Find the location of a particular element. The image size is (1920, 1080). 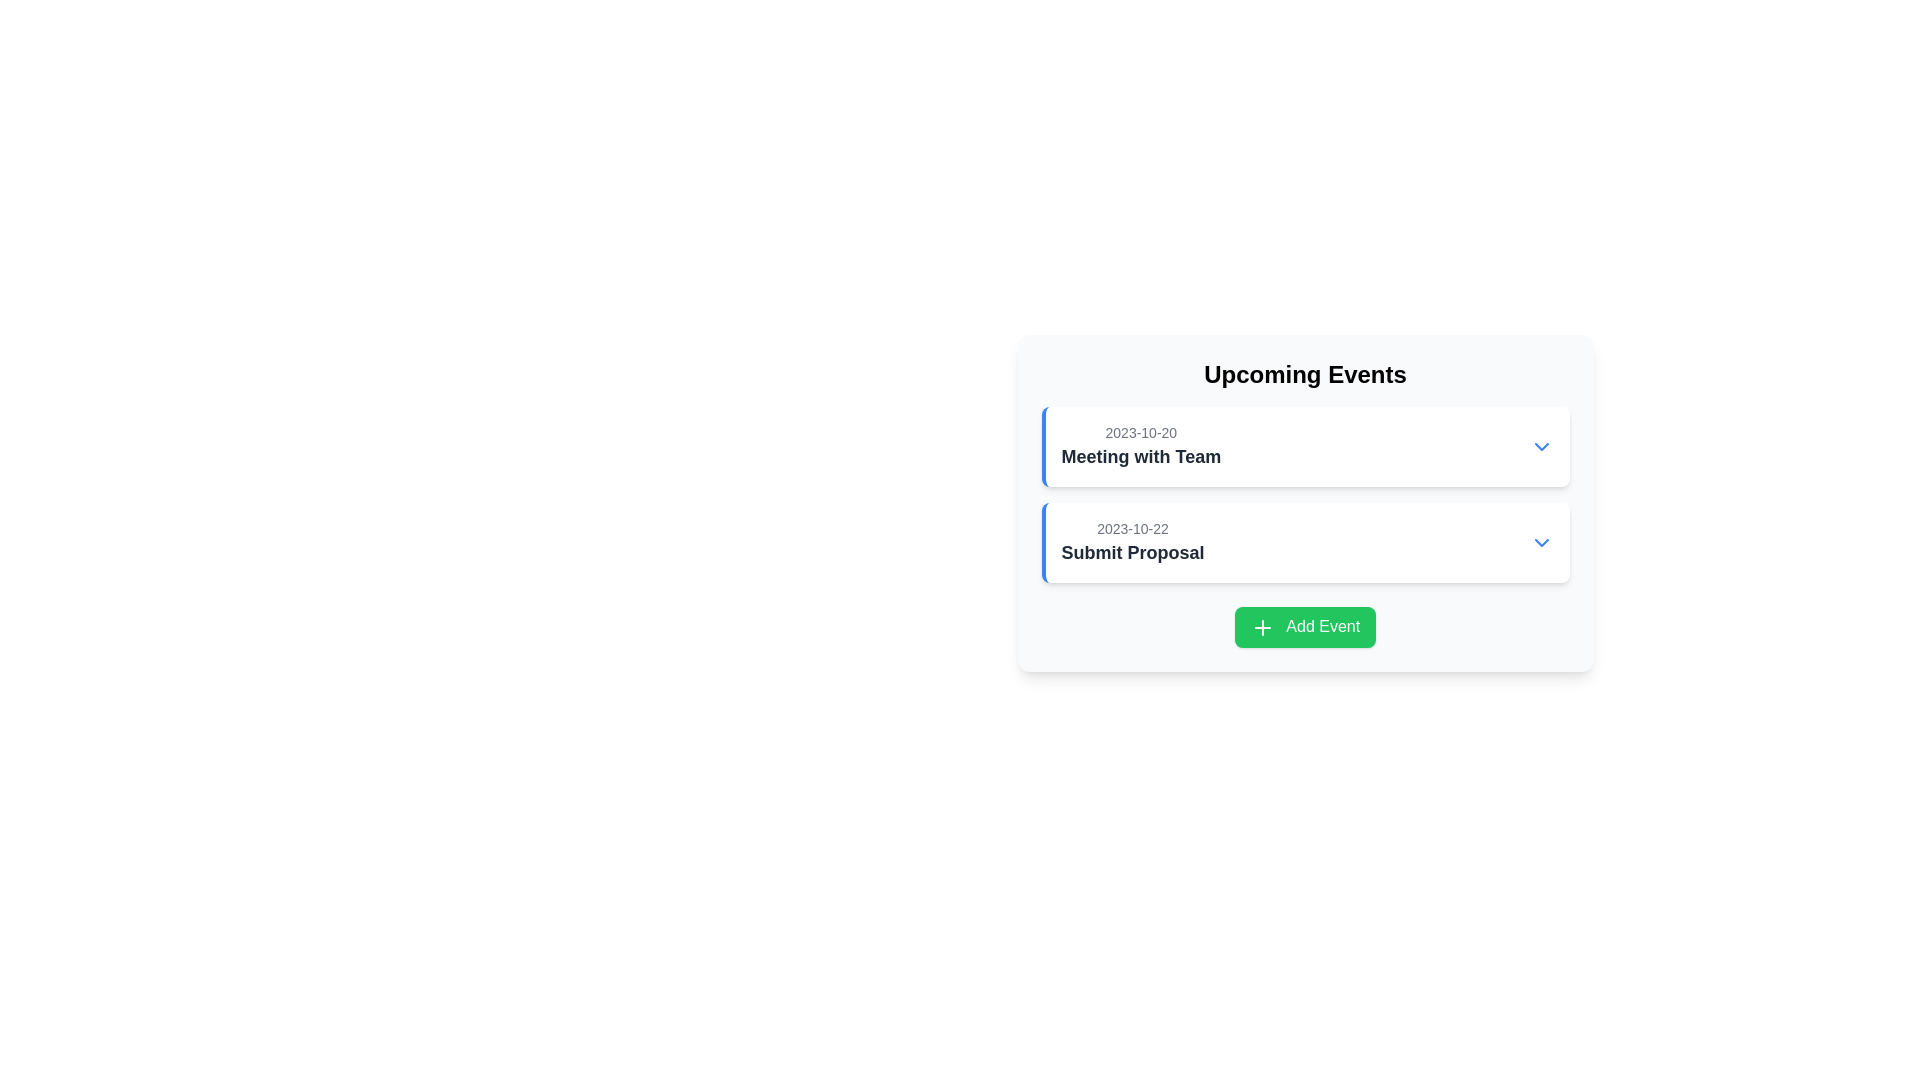

the green 'Add Event' button with white text and a plus icon to initiate adding an event is located at coordinates (1305, 626).